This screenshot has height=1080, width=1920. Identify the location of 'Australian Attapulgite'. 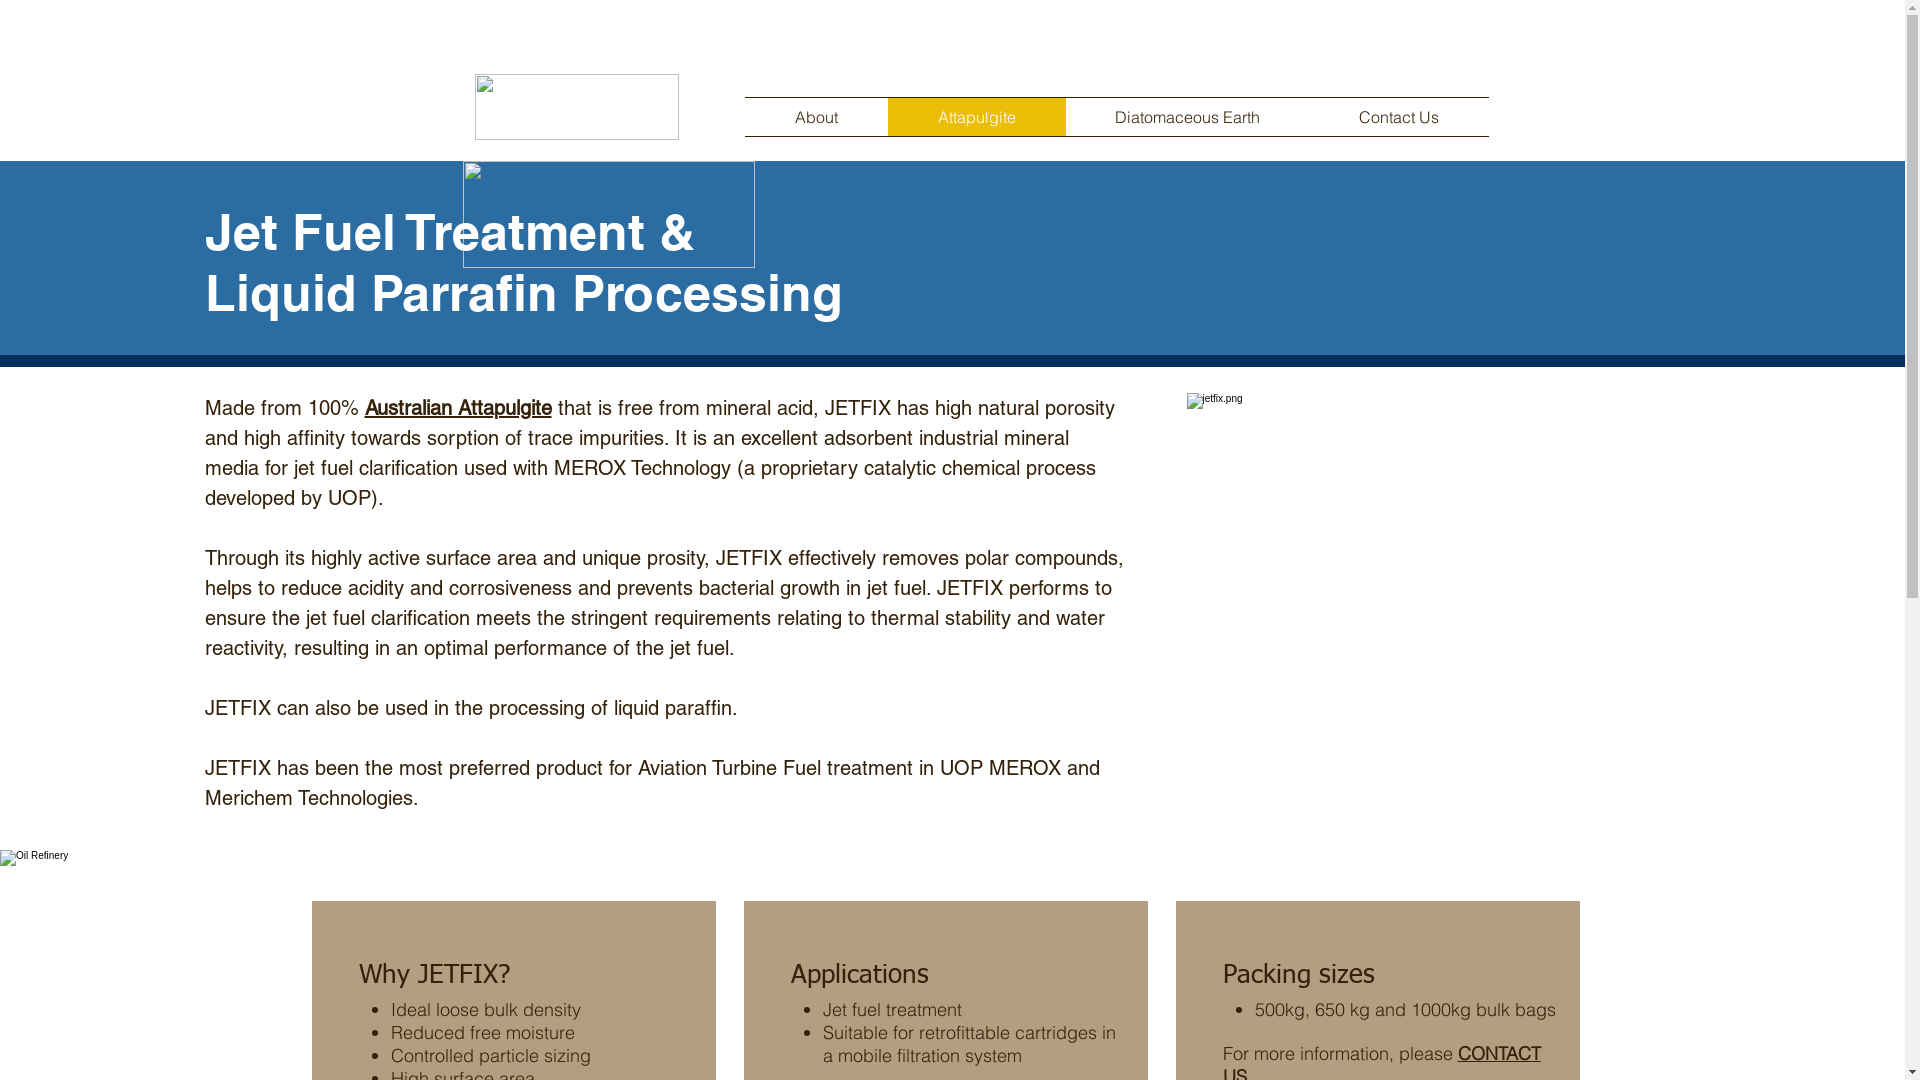
(456, 407).